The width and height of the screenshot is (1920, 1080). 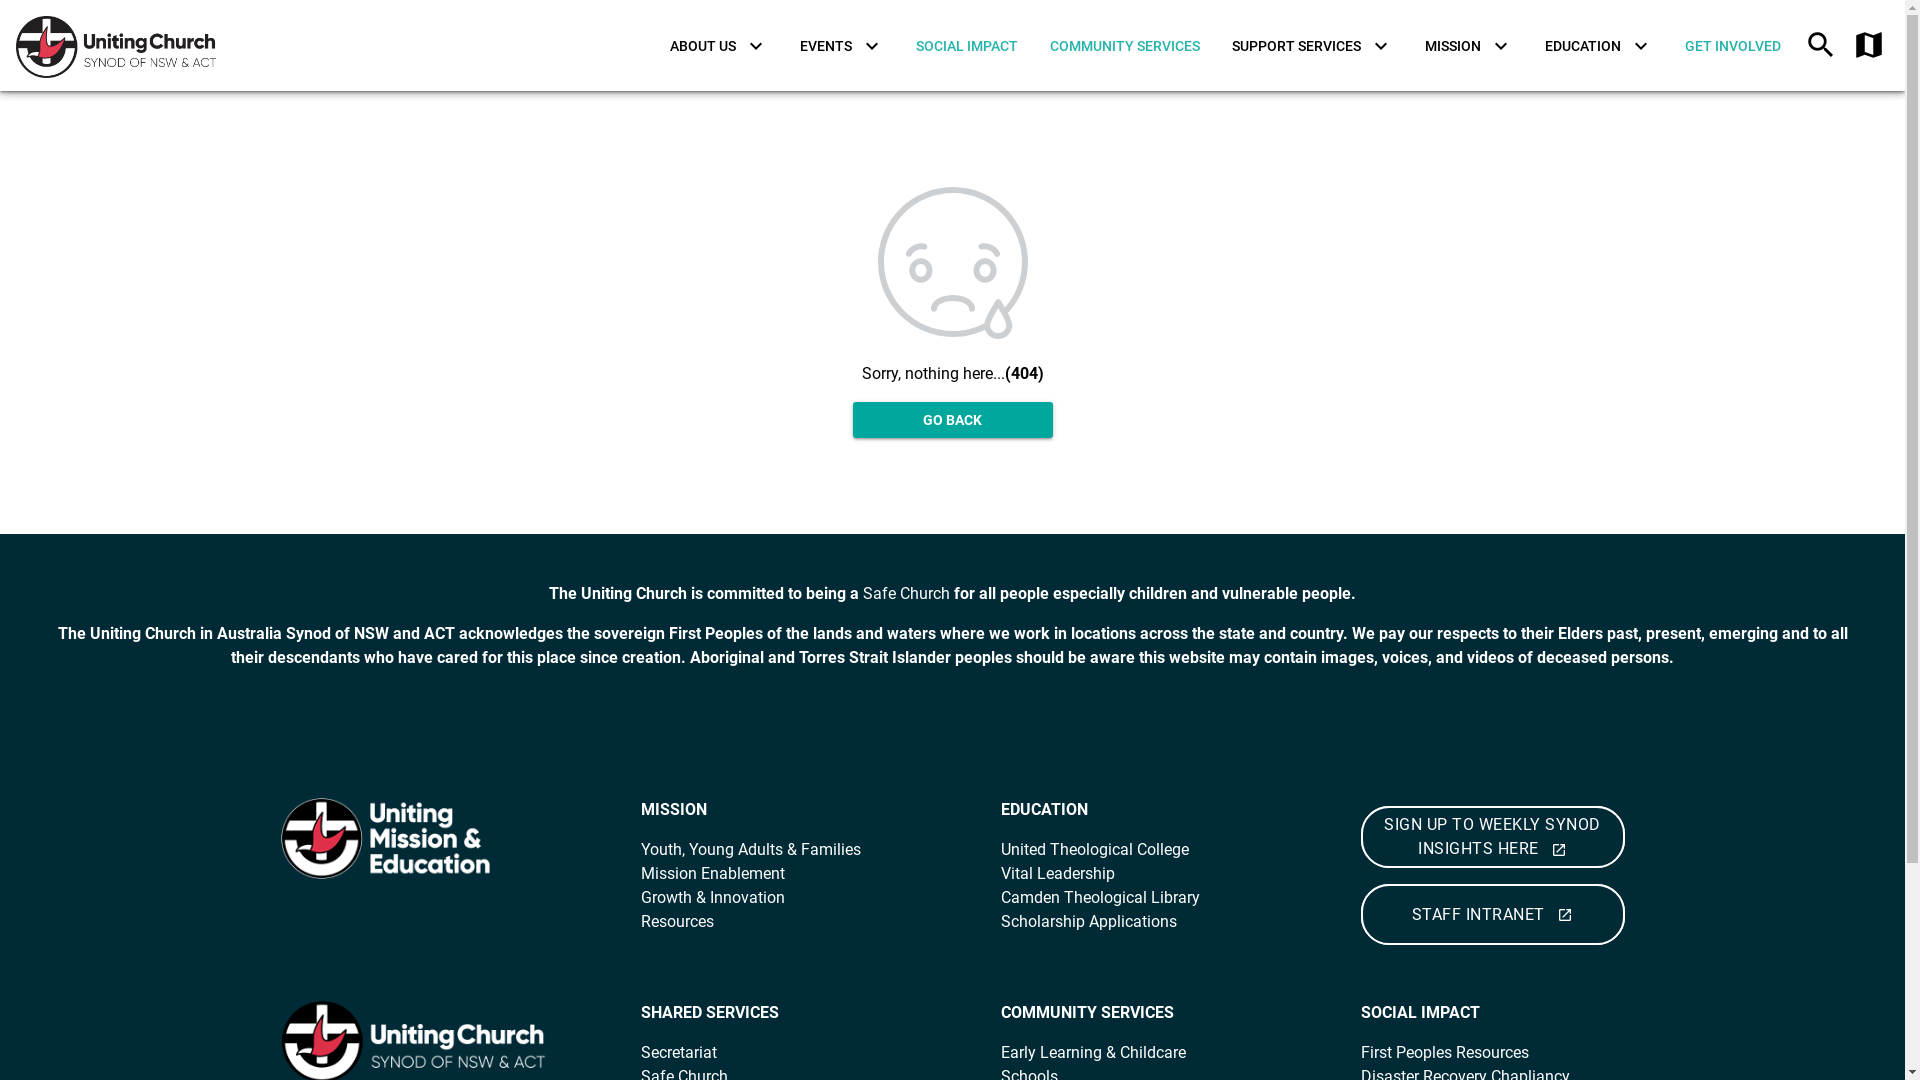 What do you see at coordinates (1087, 921) in the screenshot?
I see `'Scholarship Applications'` at bounding box center [1087, 921].